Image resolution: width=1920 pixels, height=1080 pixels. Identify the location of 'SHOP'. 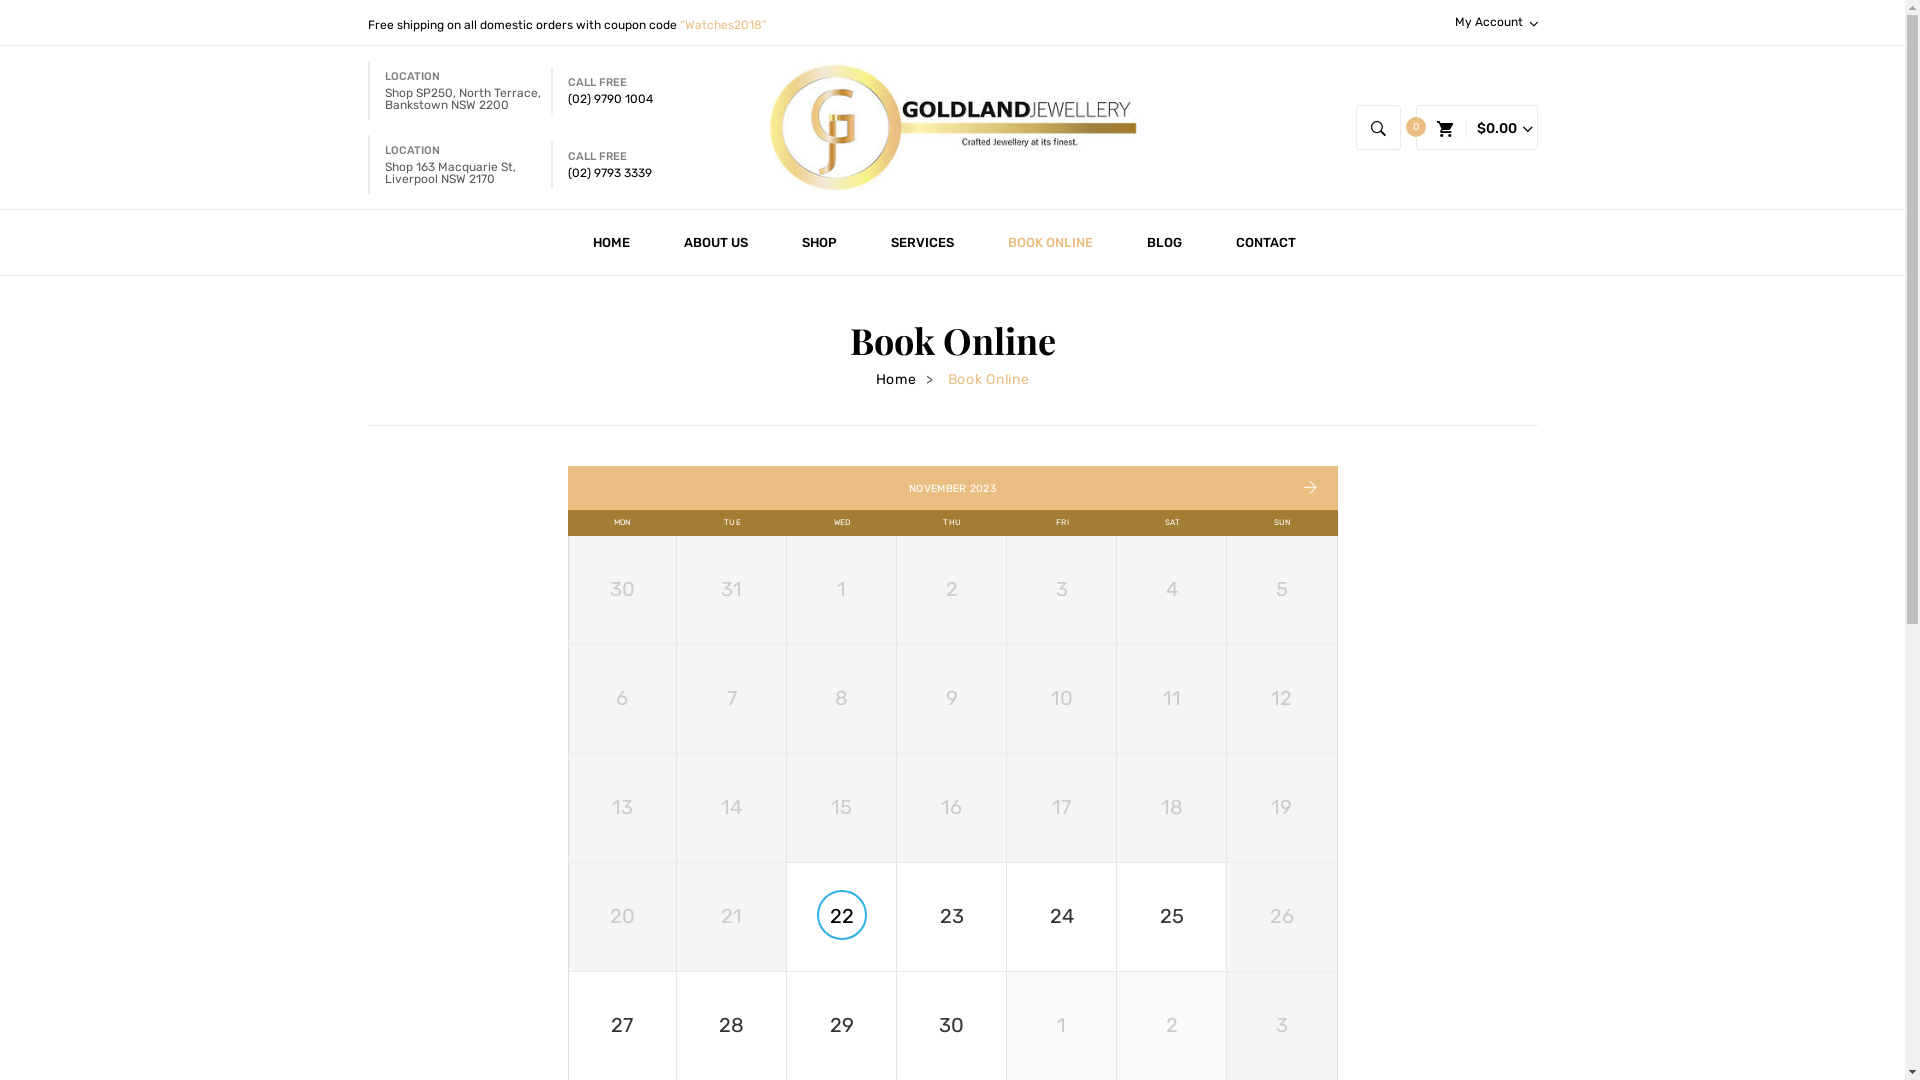
(818, 241).